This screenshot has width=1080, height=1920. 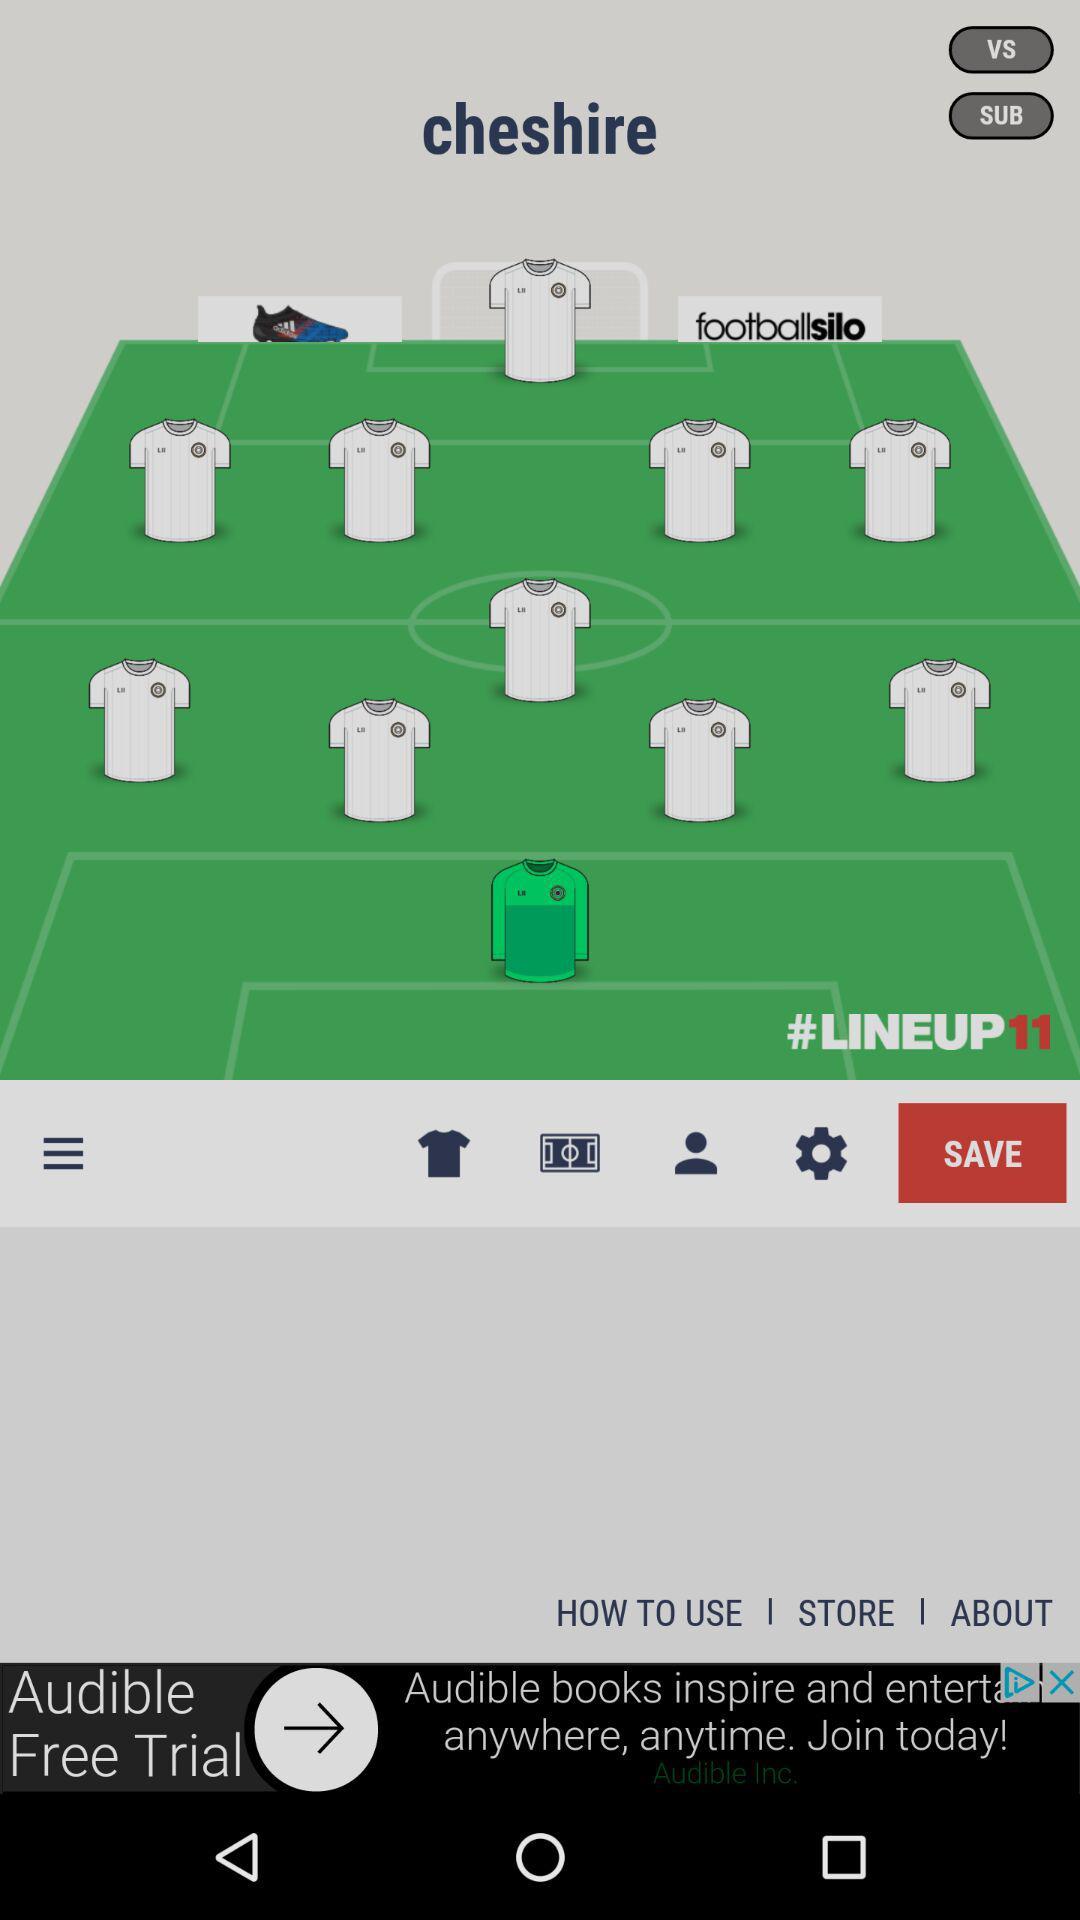 I want to click on the menu icon, so click(x=61, y=1153).